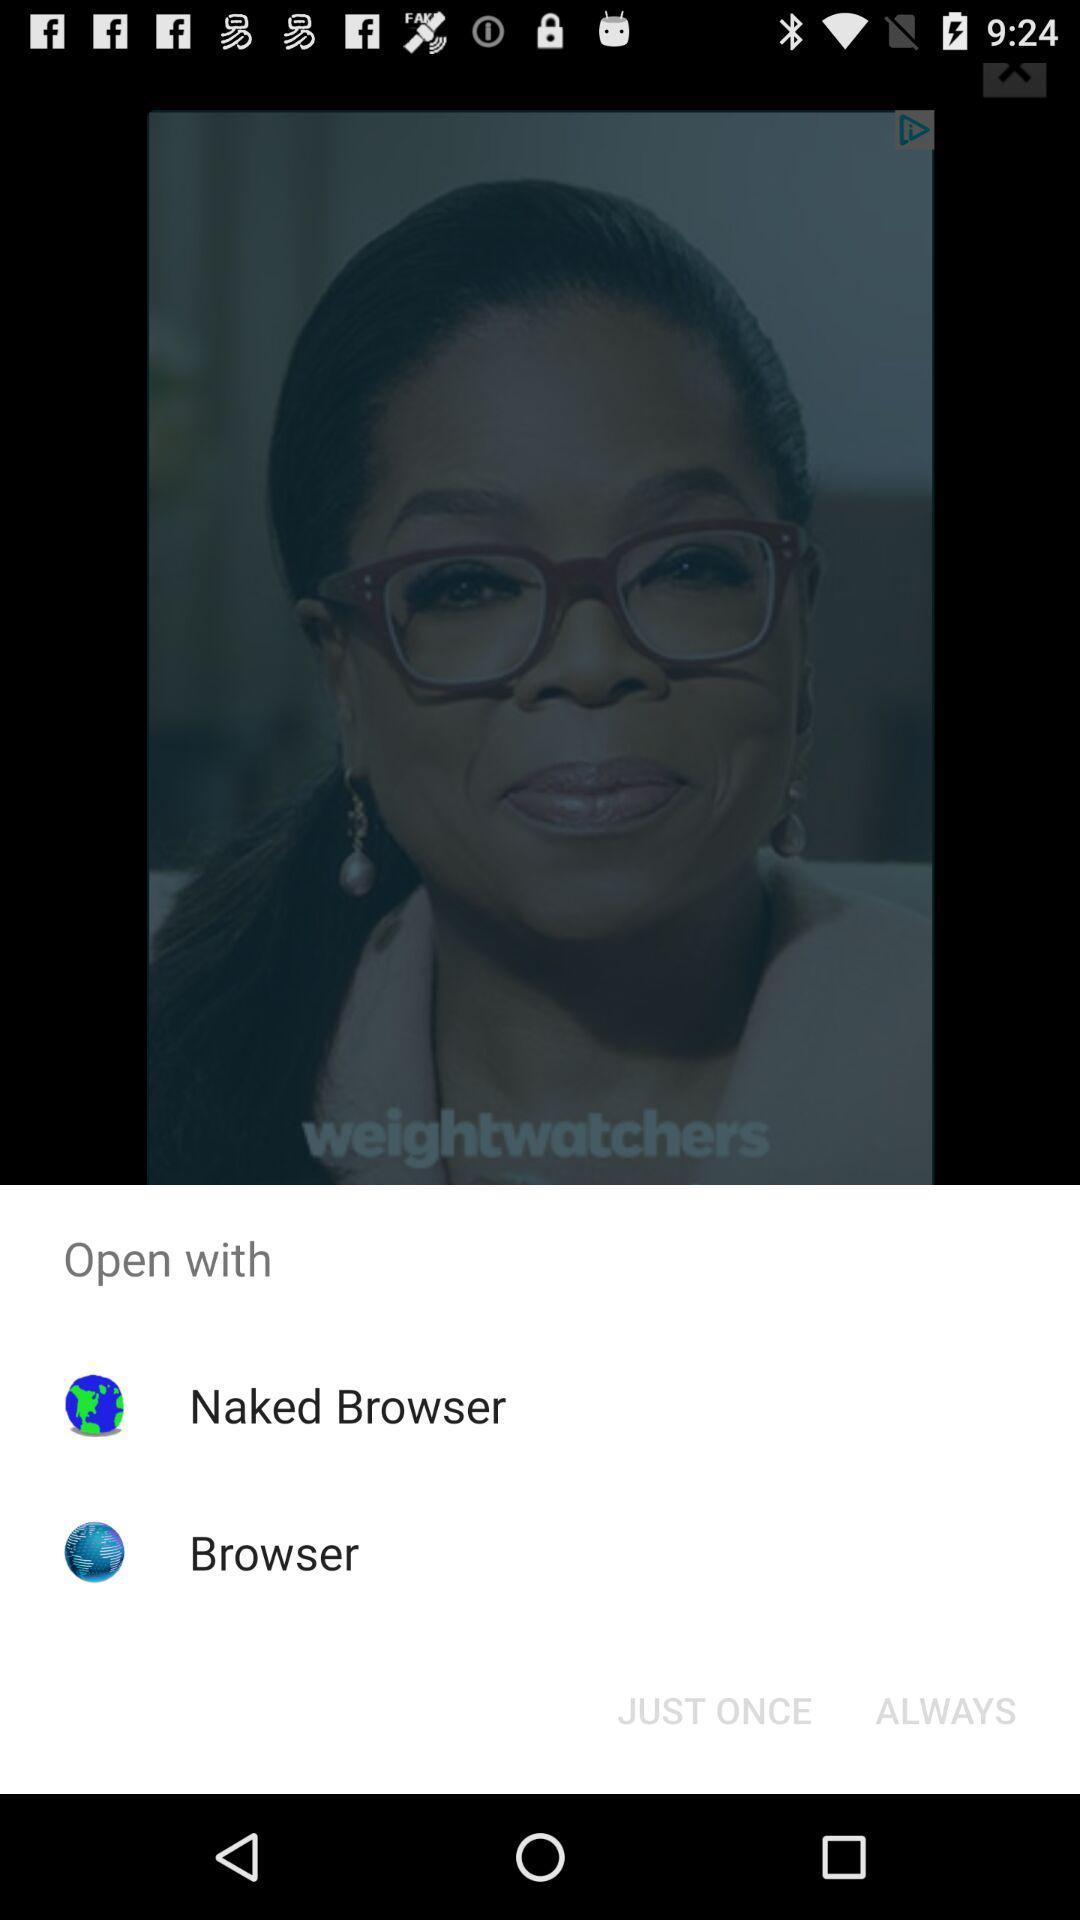 This screenshot has height=1920, width=1080. What do you see at coordinates (945, 1708) in the screenshot?
I see `the button at the bottom right corner` at bounding box center [945, 1708].